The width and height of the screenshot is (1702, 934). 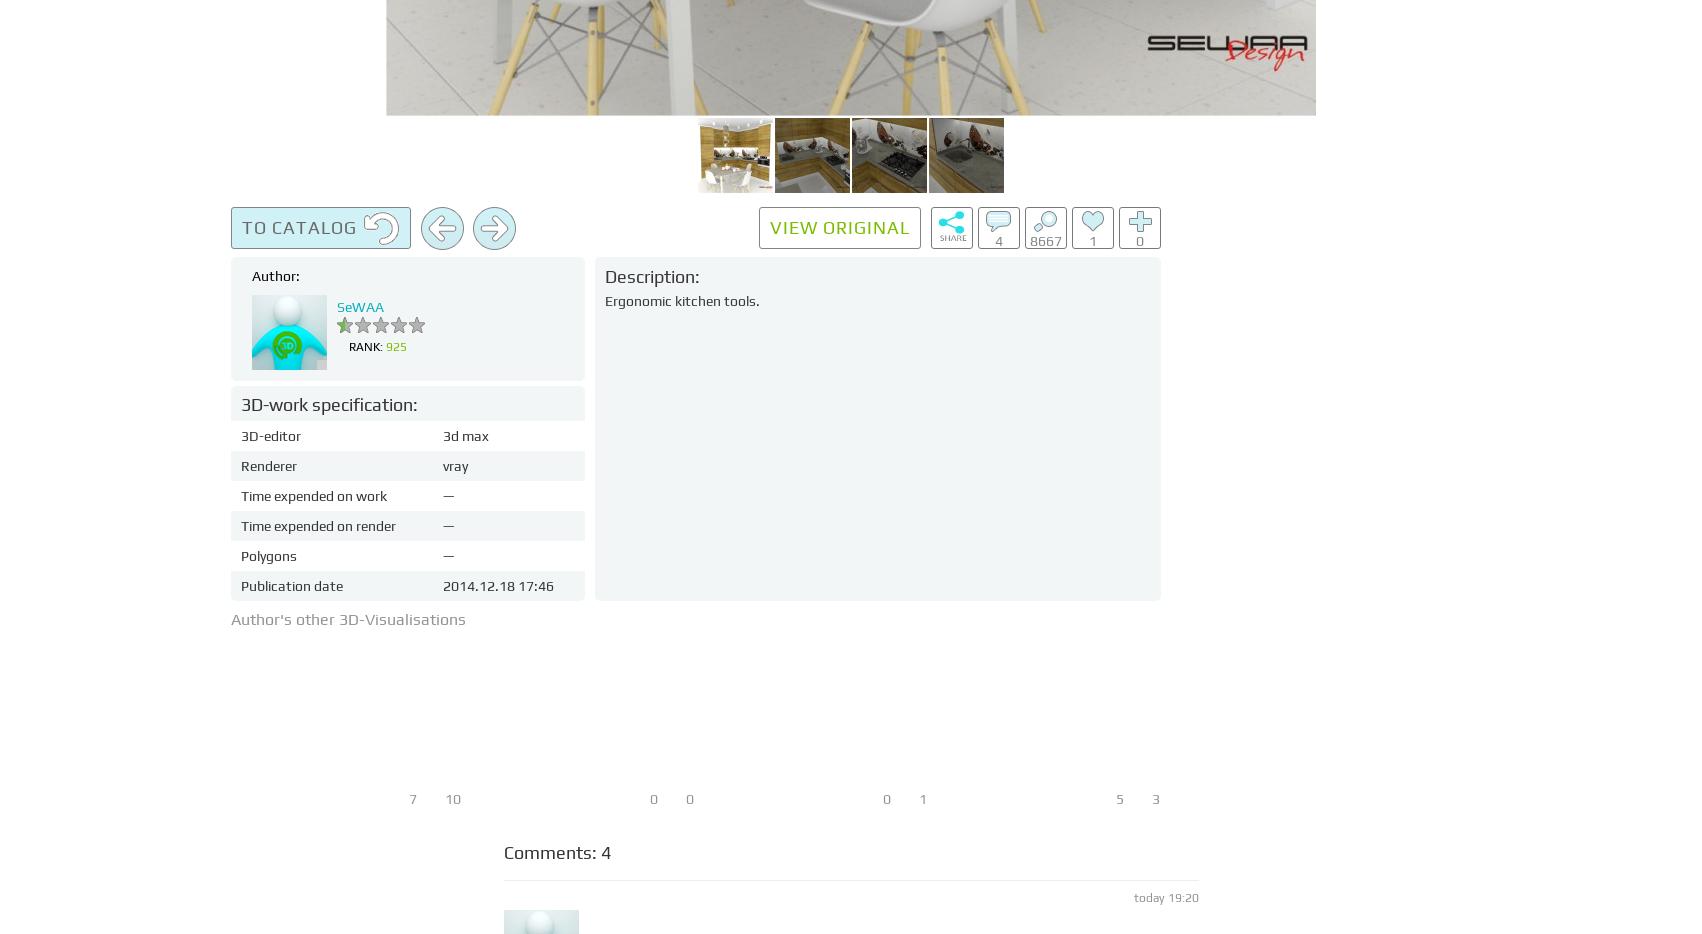 I want to click on 'Description:', so click(x=652, y=276).